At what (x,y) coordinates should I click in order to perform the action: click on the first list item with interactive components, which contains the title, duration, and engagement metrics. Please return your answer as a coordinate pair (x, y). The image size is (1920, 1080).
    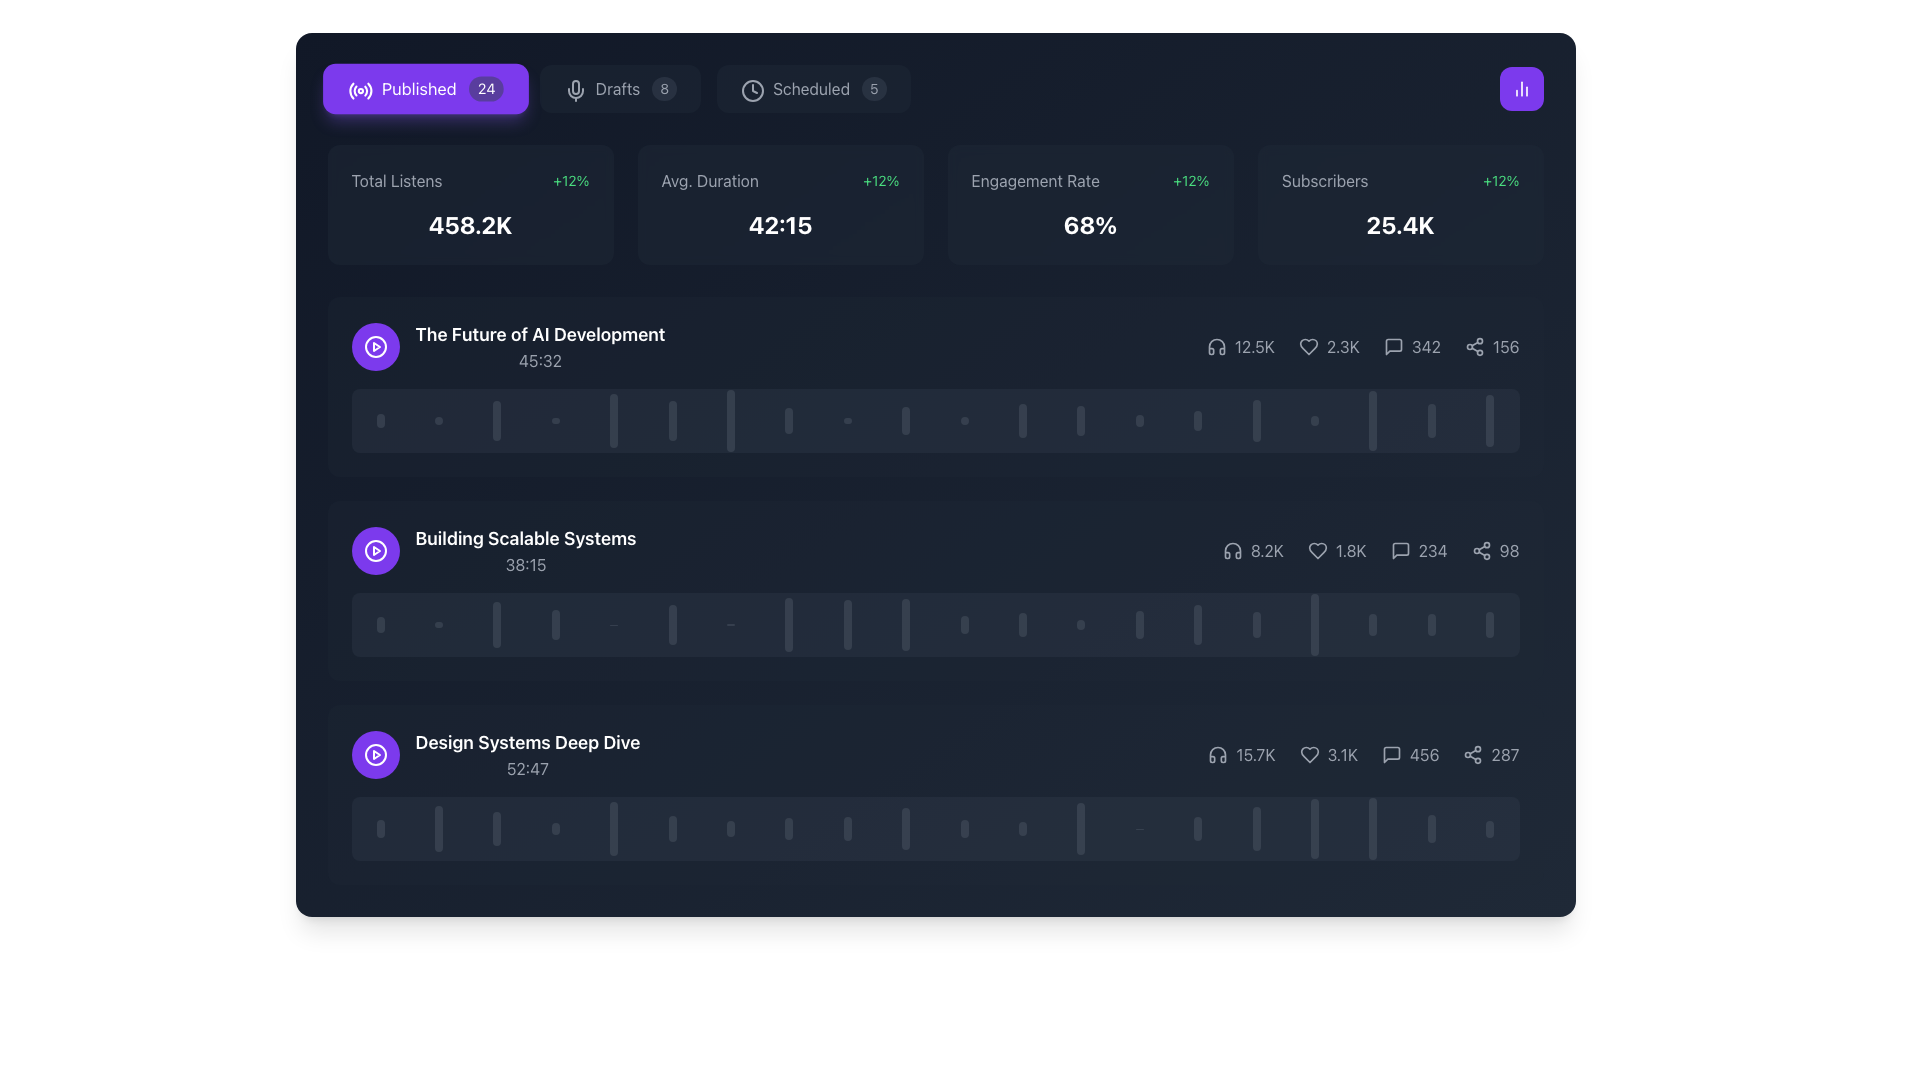
    Looking at the image, I should click on (934, 346).